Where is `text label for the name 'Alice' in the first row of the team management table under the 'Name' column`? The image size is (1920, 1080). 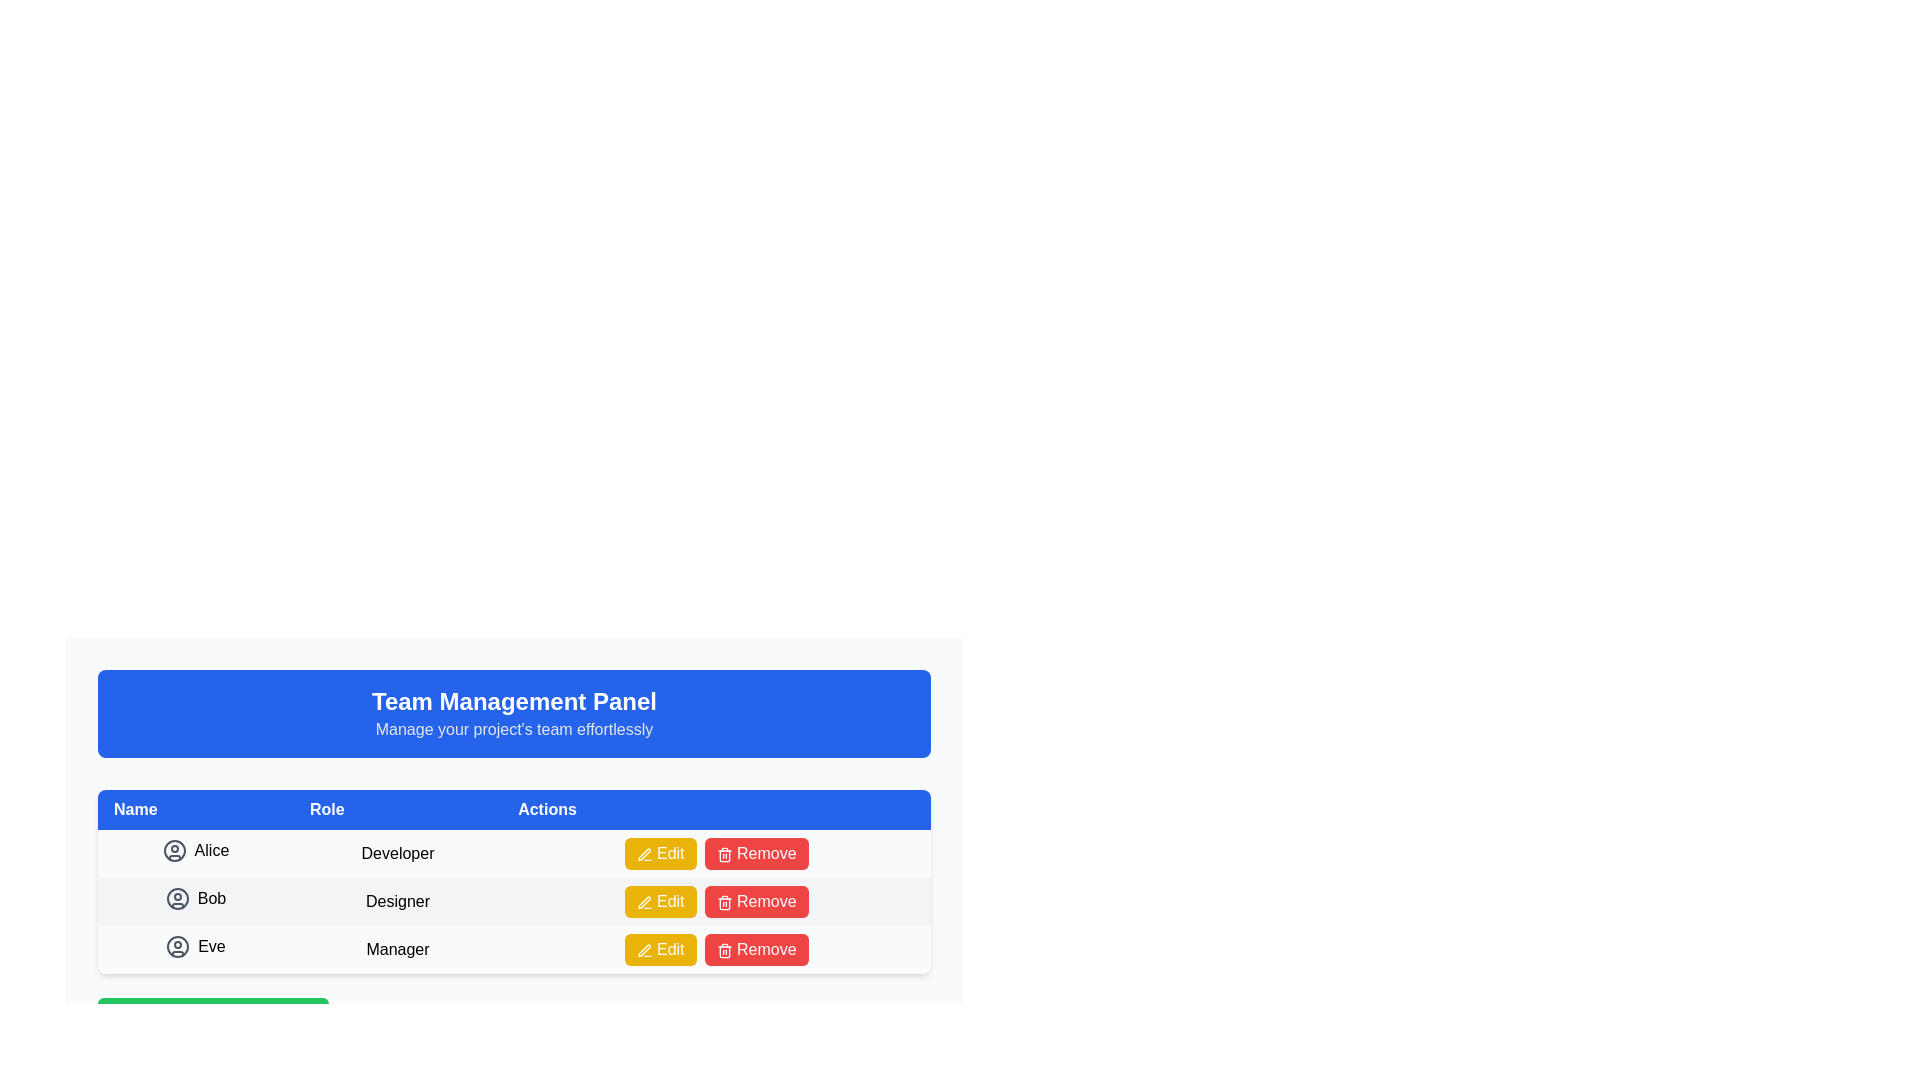 text label for the name 'Alice' in the first row of the team management table under the 'Name' column is located at coordinates (211, 850).